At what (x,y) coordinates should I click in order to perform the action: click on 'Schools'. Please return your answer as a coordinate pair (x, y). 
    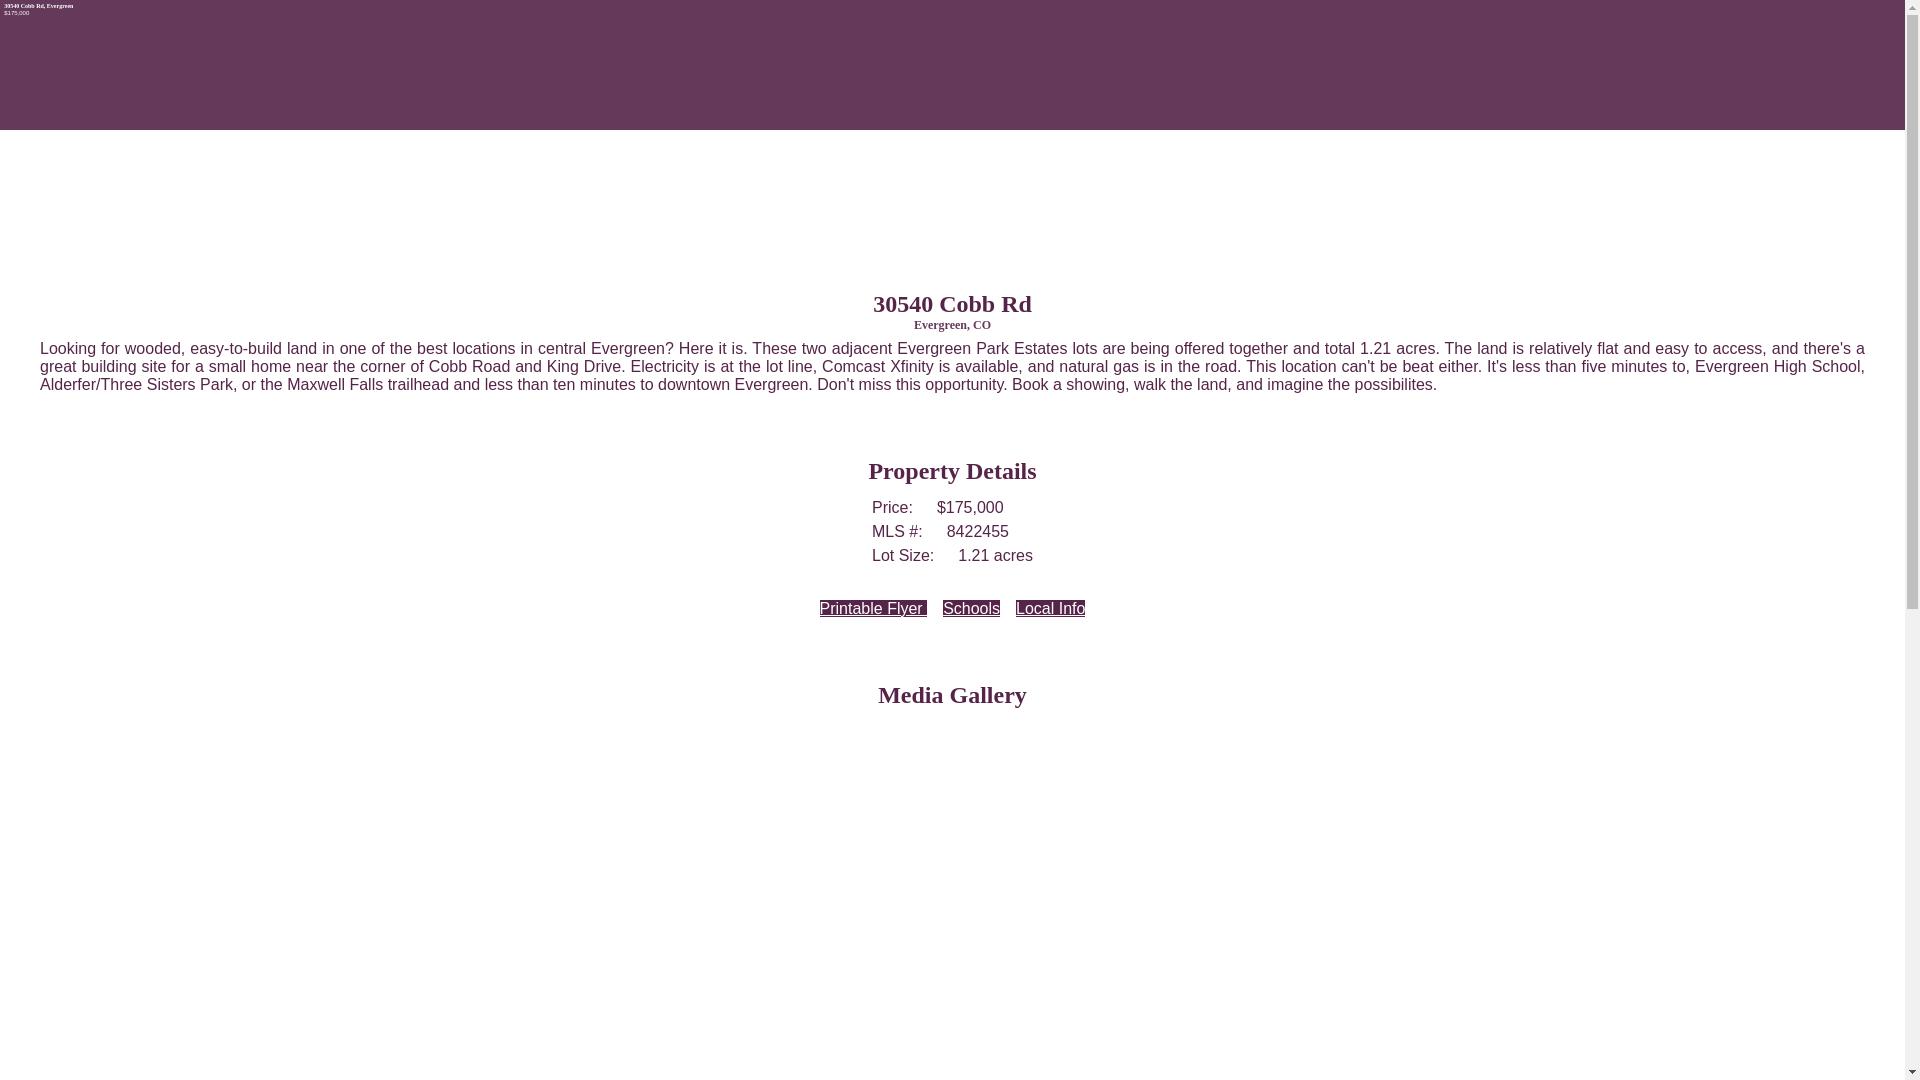
    Looking at the image, I should click on (971, 607).